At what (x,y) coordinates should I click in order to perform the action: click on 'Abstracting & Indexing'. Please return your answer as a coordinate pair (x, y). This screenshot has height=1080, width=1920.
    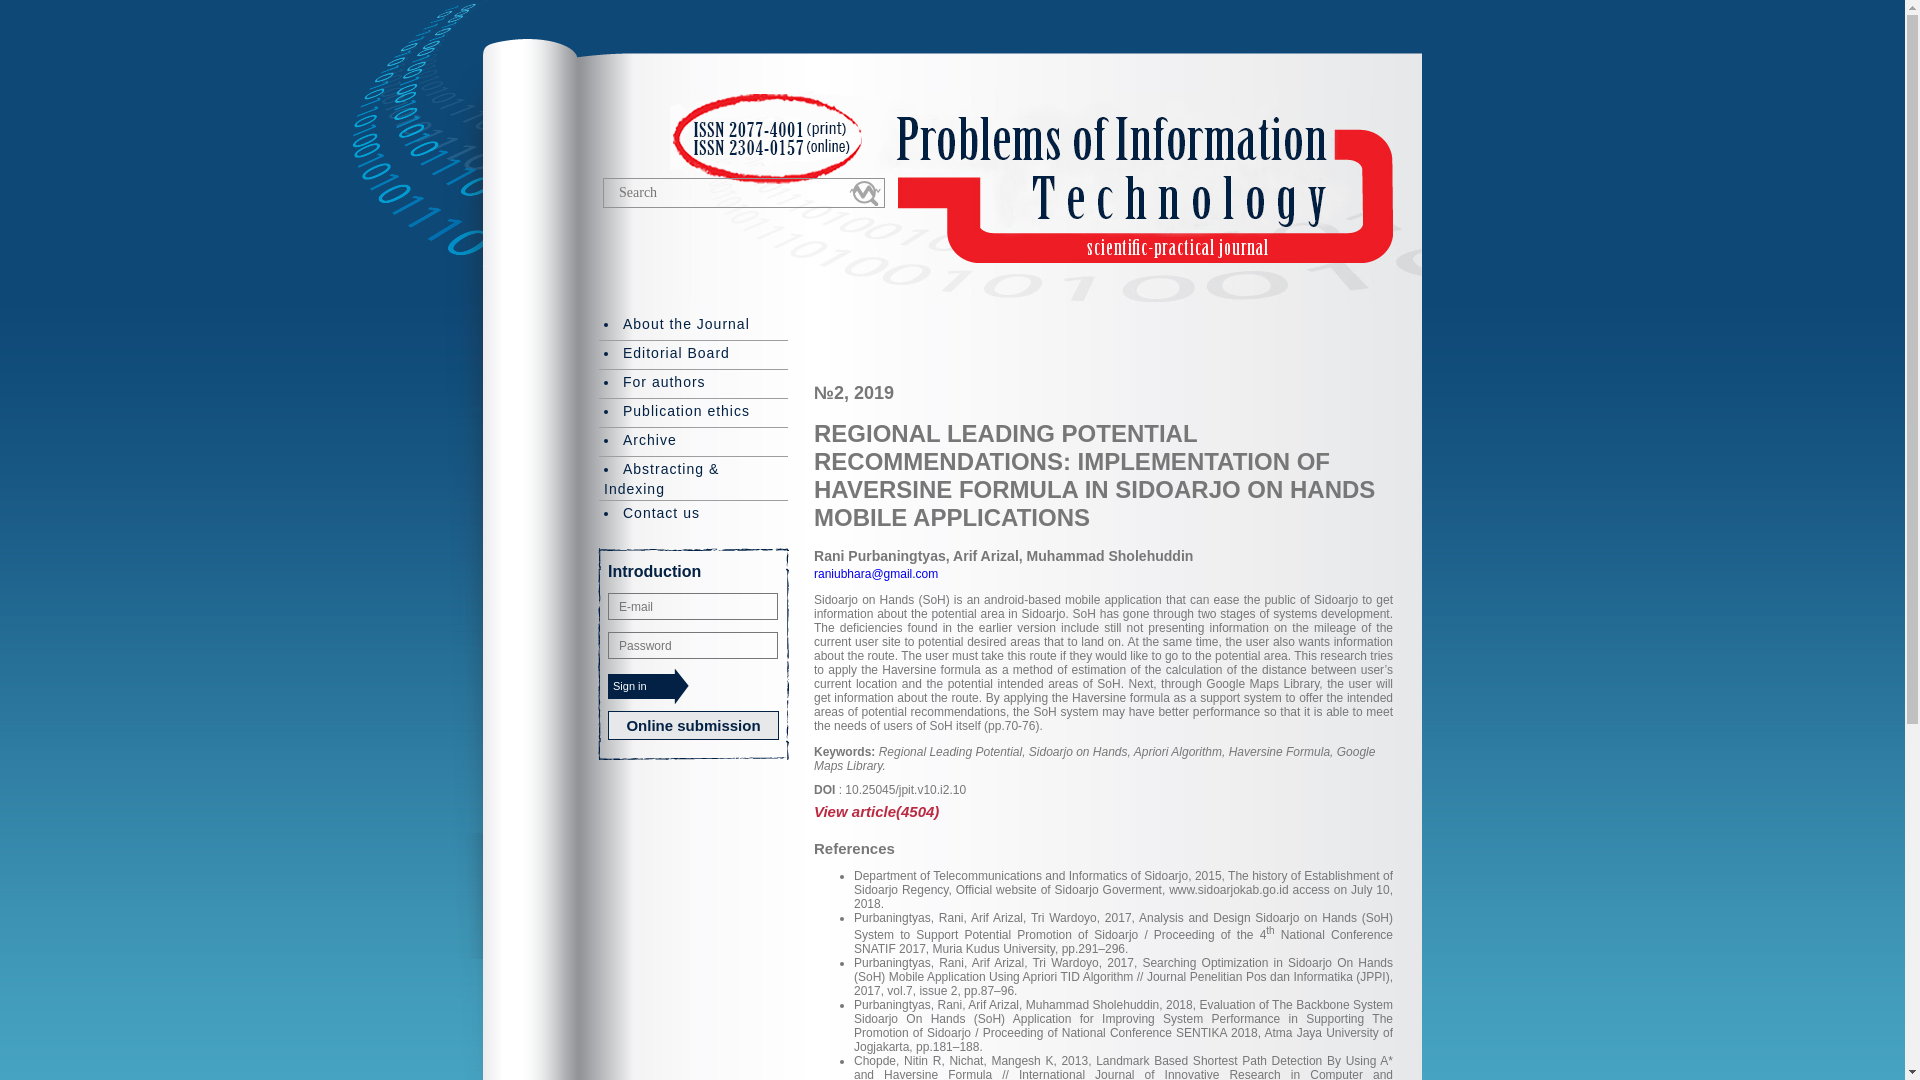
    Looking at the image, I should click on (693, 477).